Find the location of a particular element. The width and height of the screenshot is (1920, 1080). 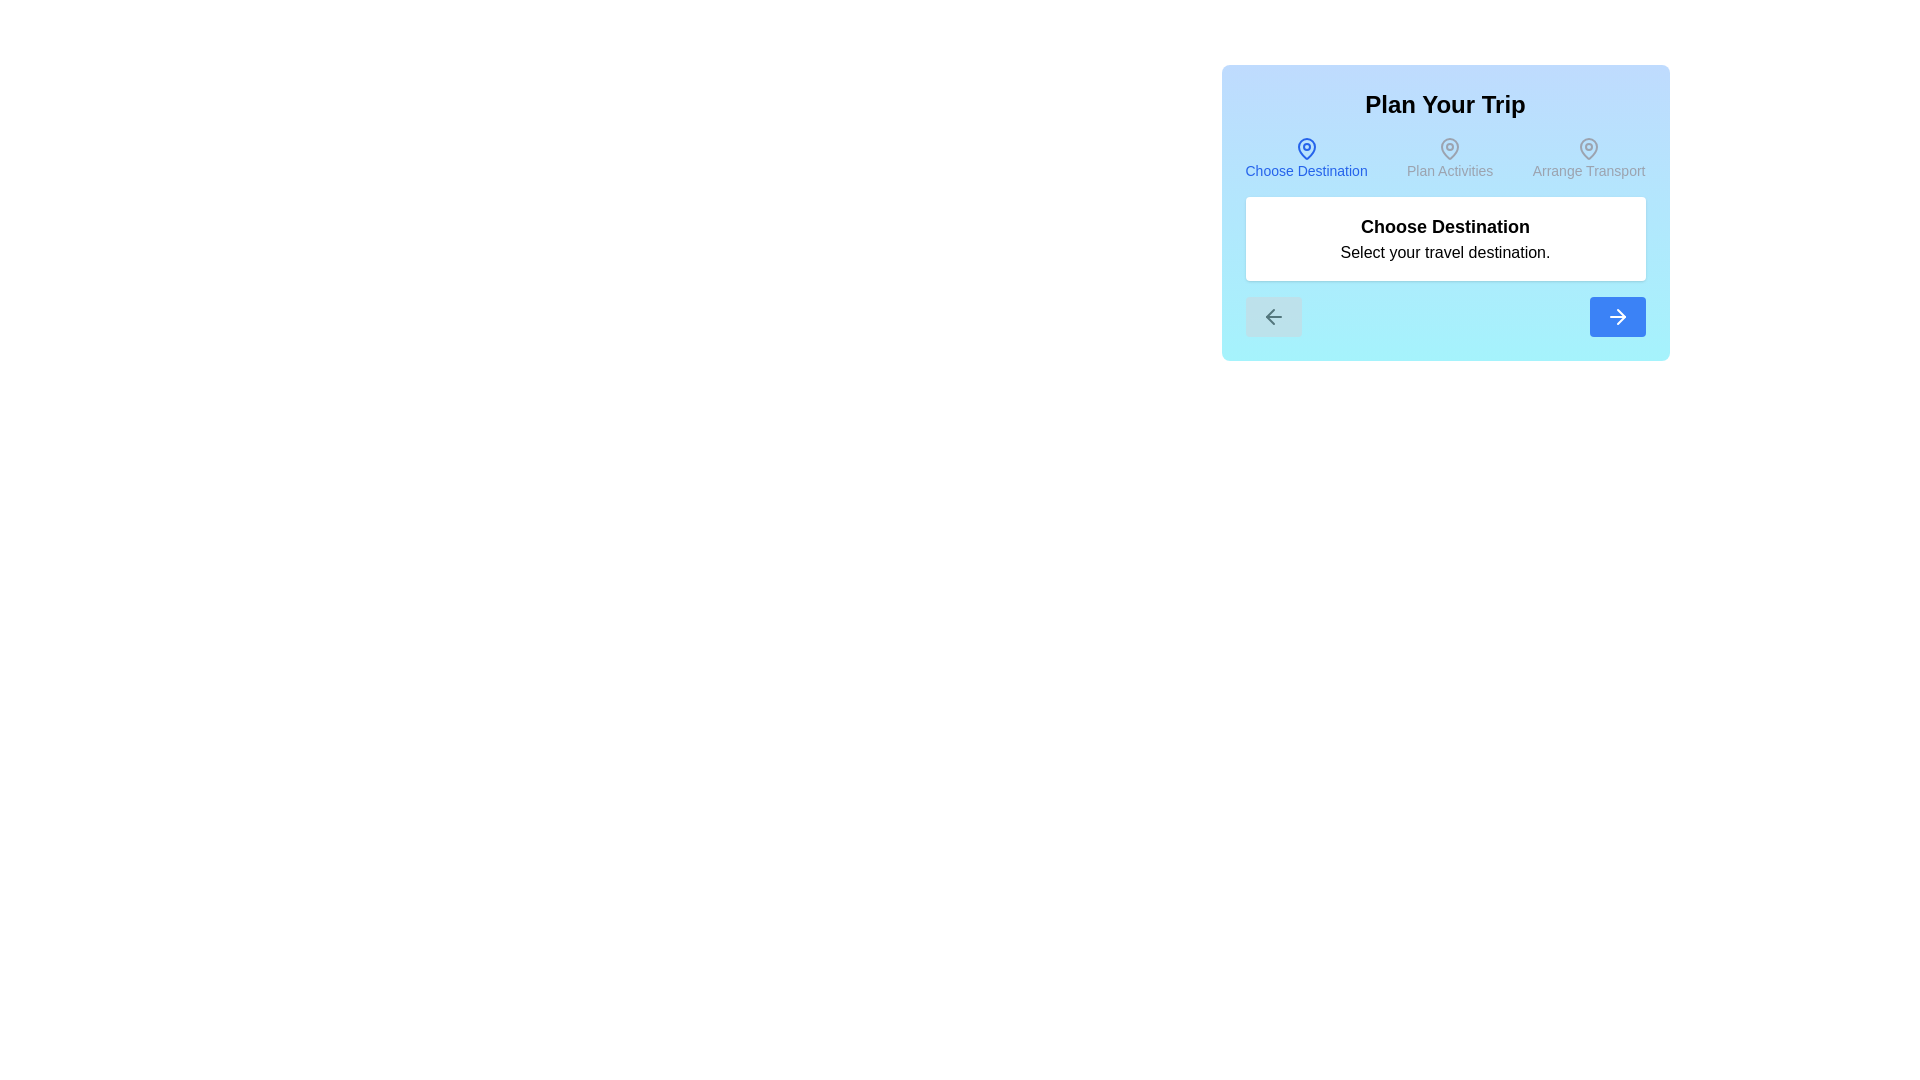

the step indicator corresponding to Plan Activities to move to that step is located at coordinates (1450, 157).